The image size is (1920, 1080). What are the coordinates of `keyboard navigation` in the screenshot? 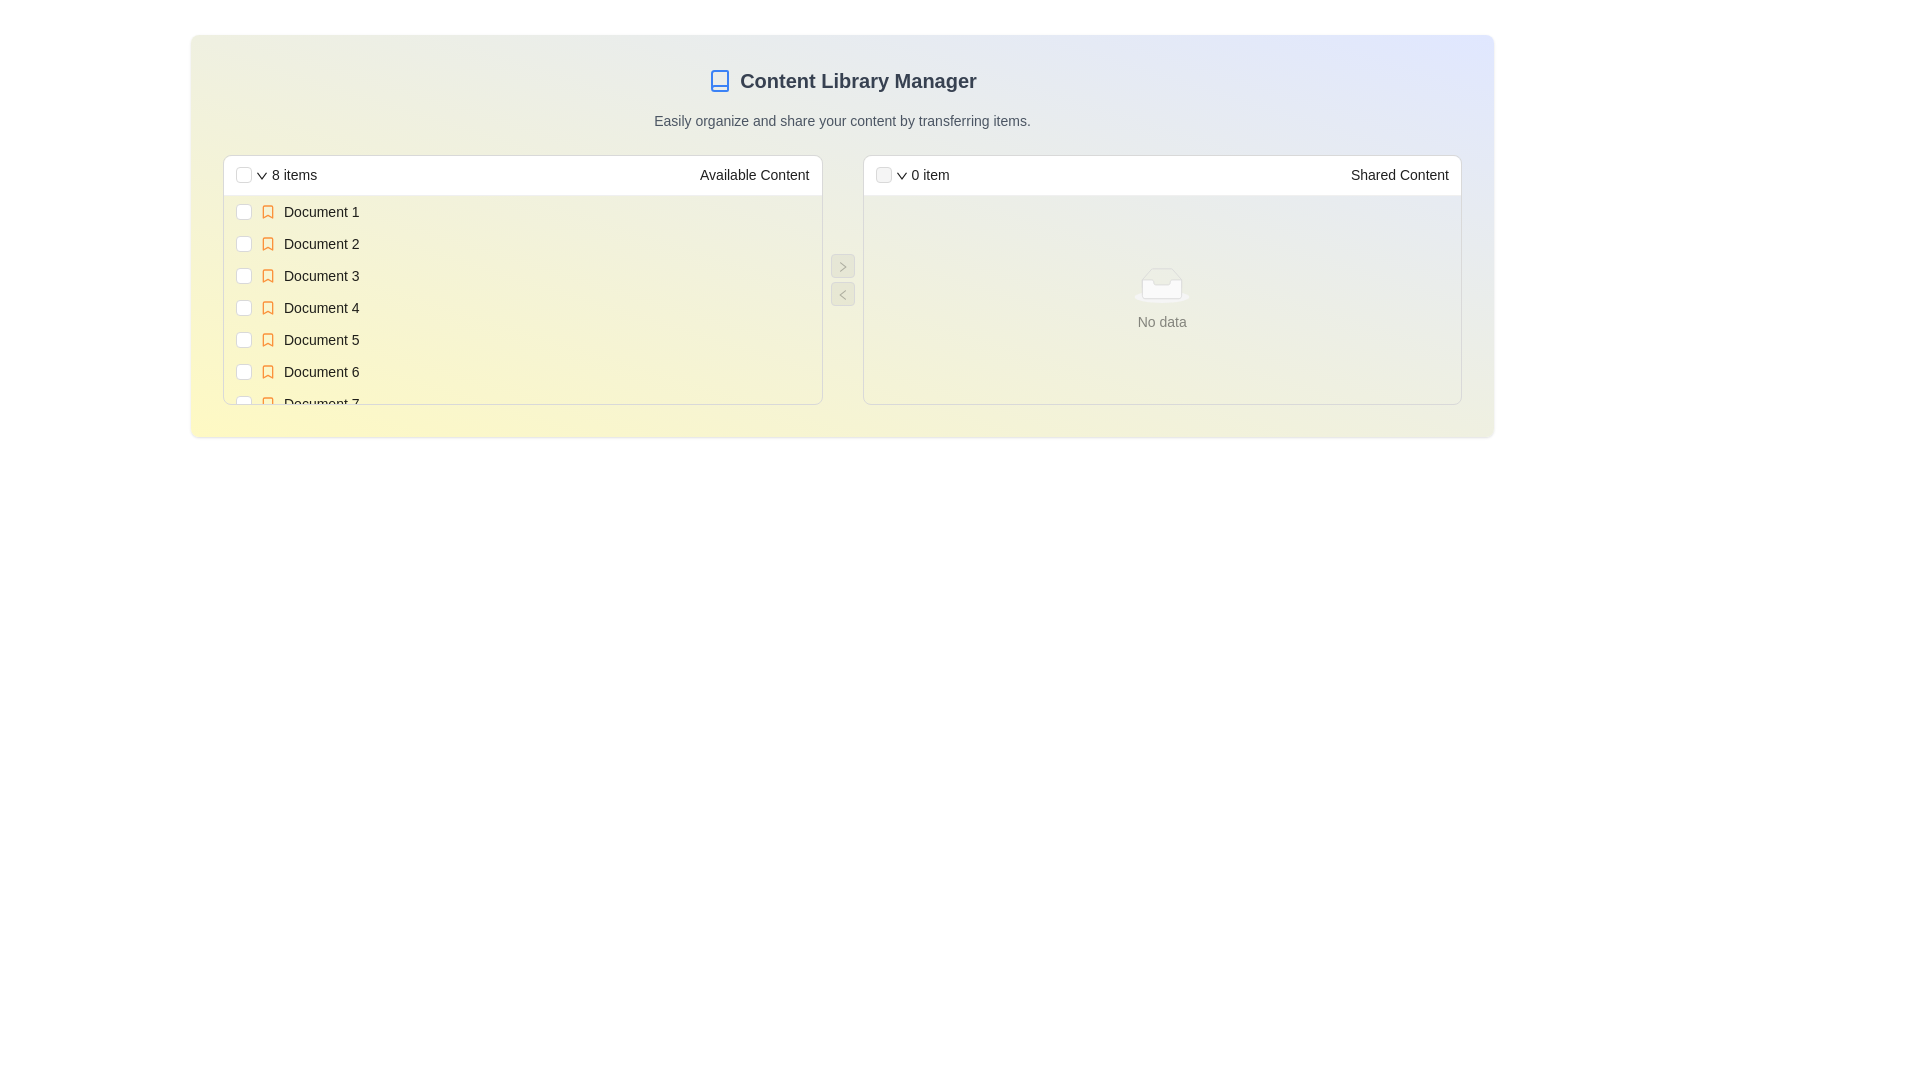 It's located at (534, 242).